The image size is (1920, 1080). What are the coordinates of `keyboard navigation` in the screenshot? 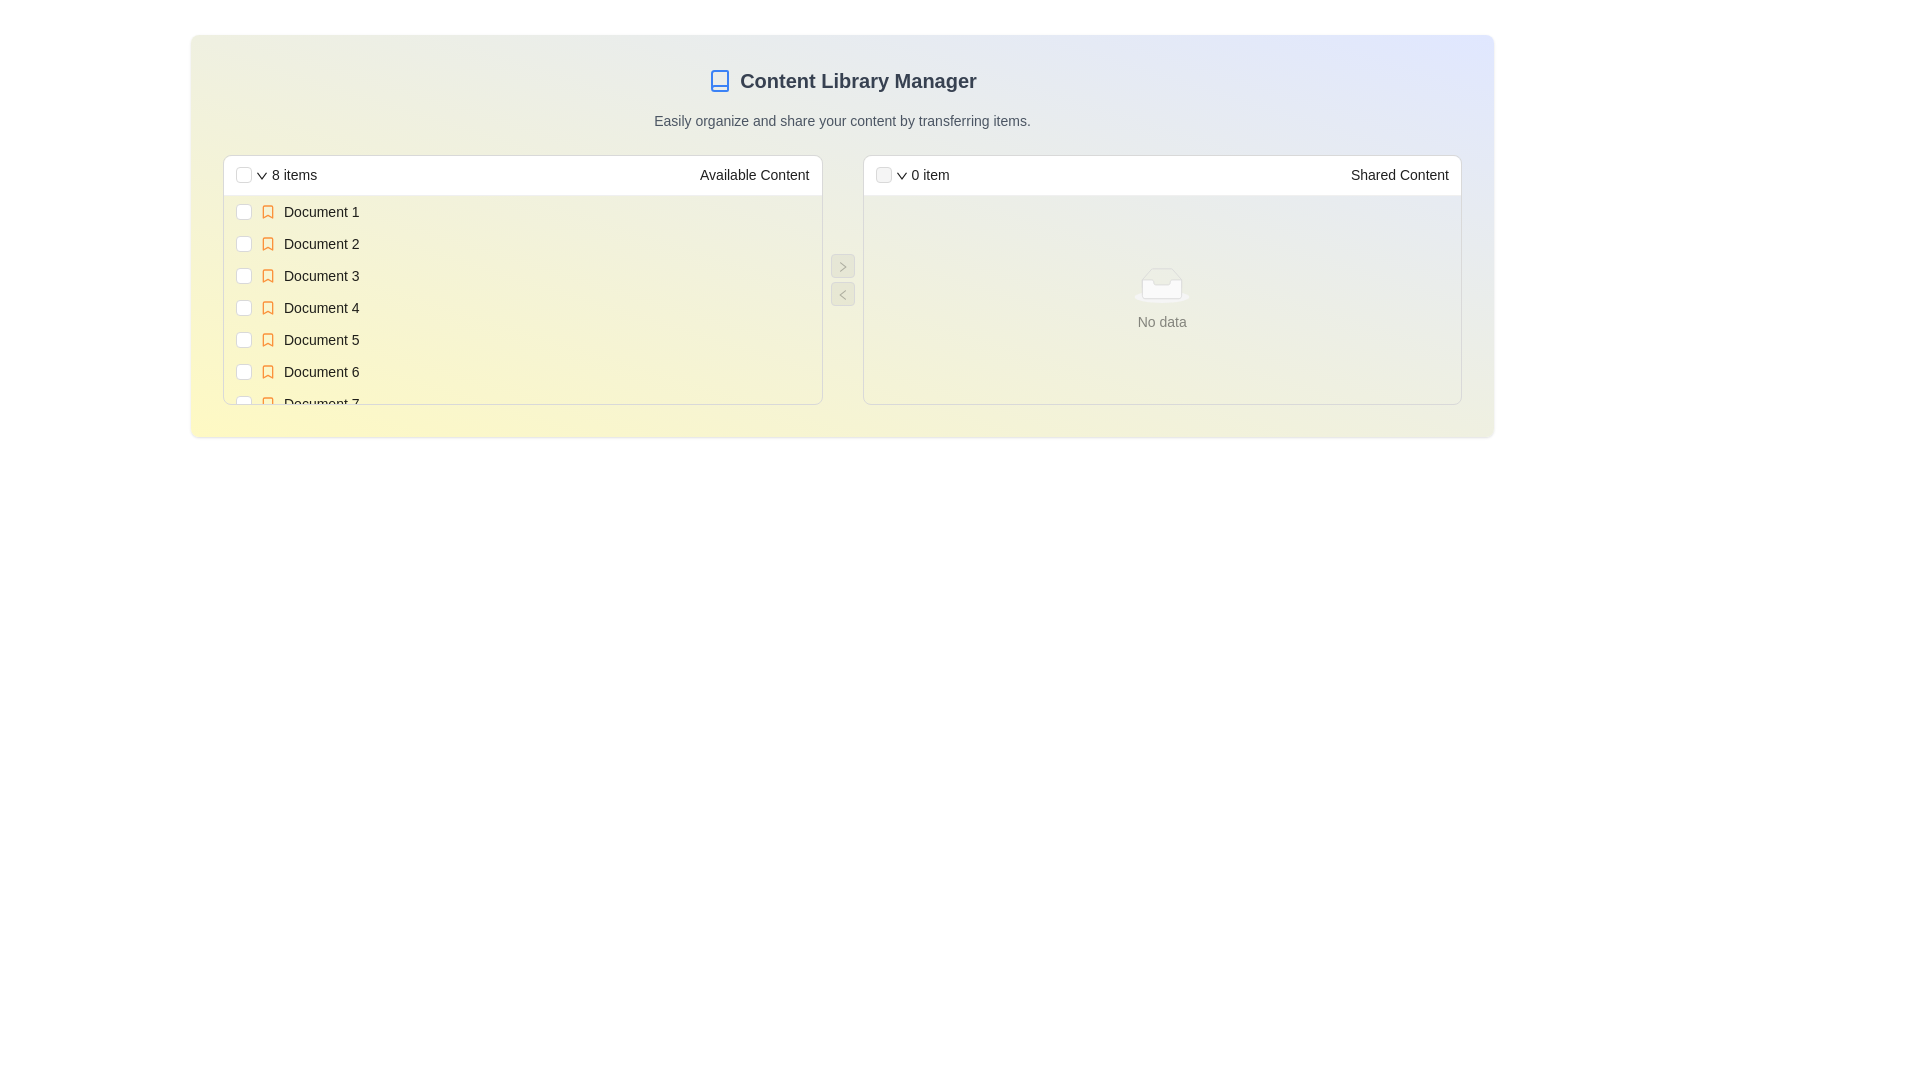 It's located at (534, 242).